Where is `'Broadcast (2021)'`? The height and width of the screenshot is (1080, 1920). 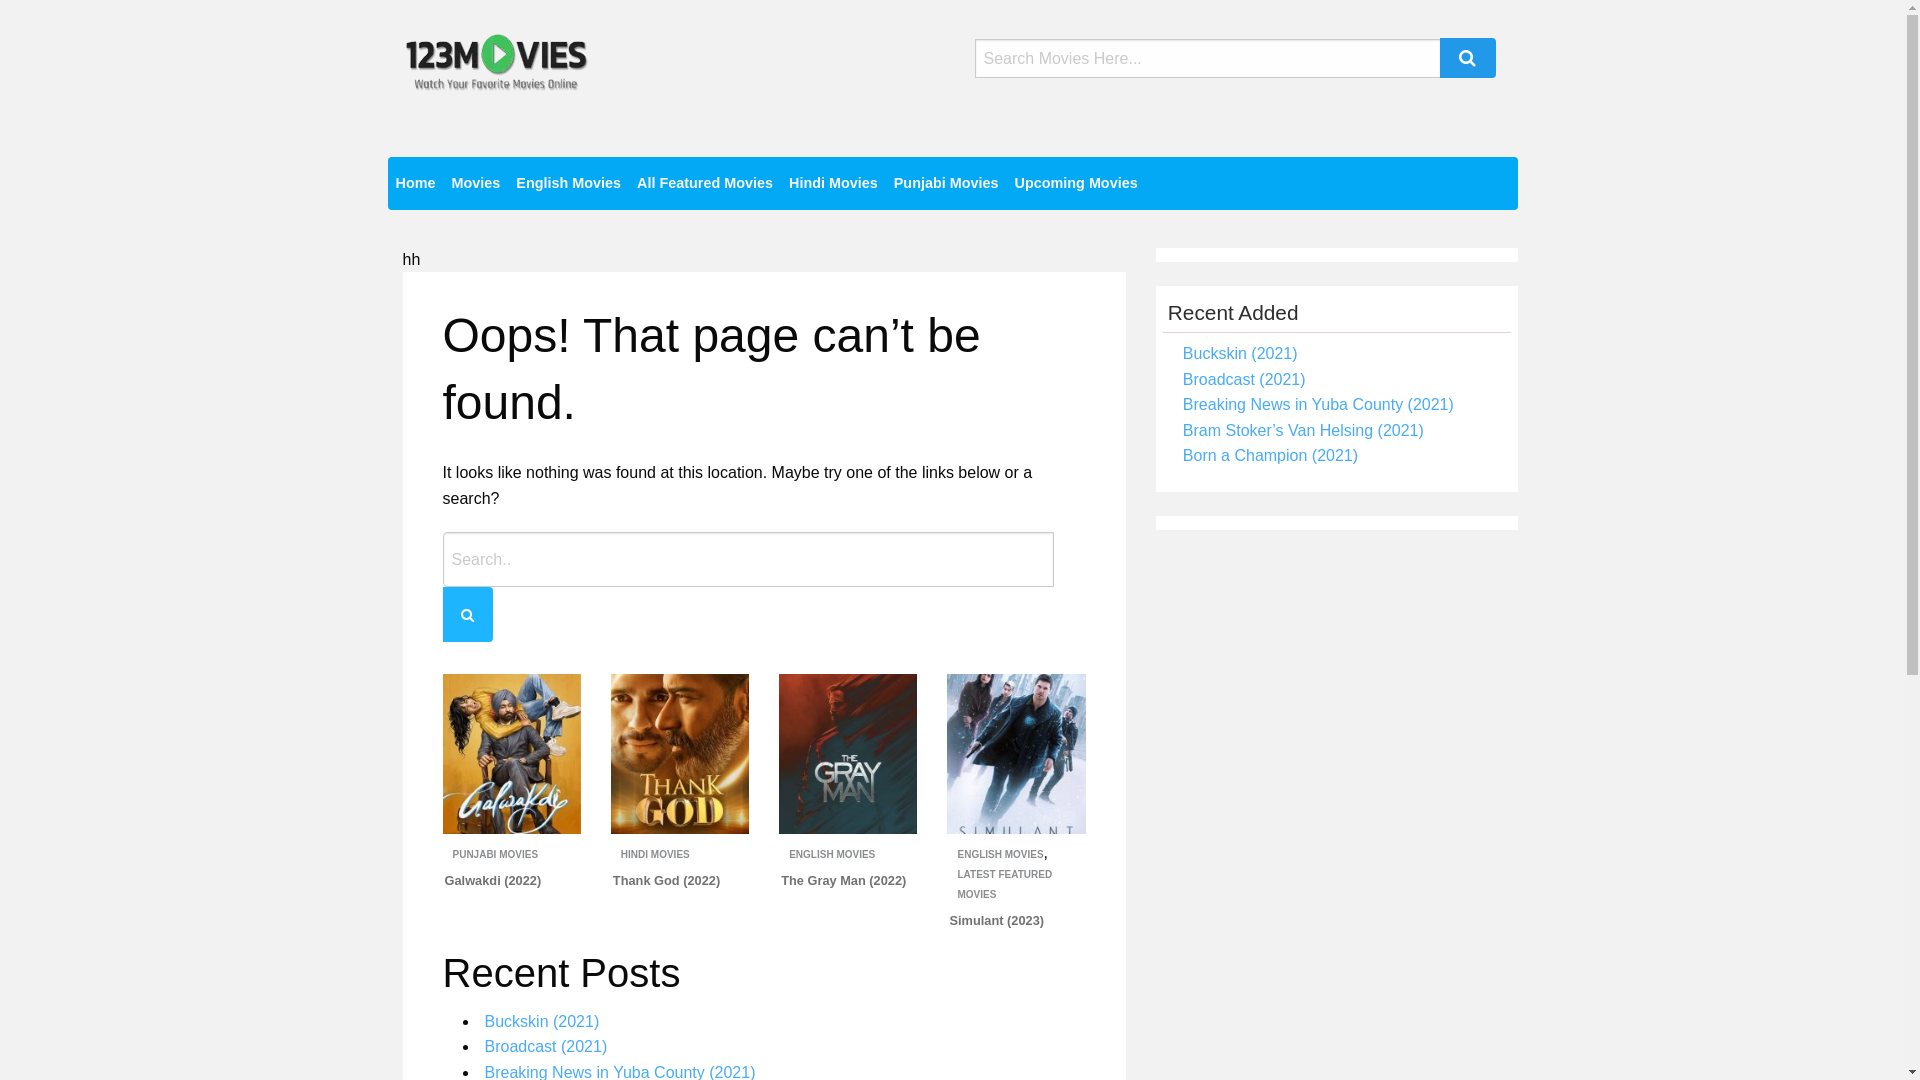
'Broadcast (2021)' is located at coordinates (1243, 379).